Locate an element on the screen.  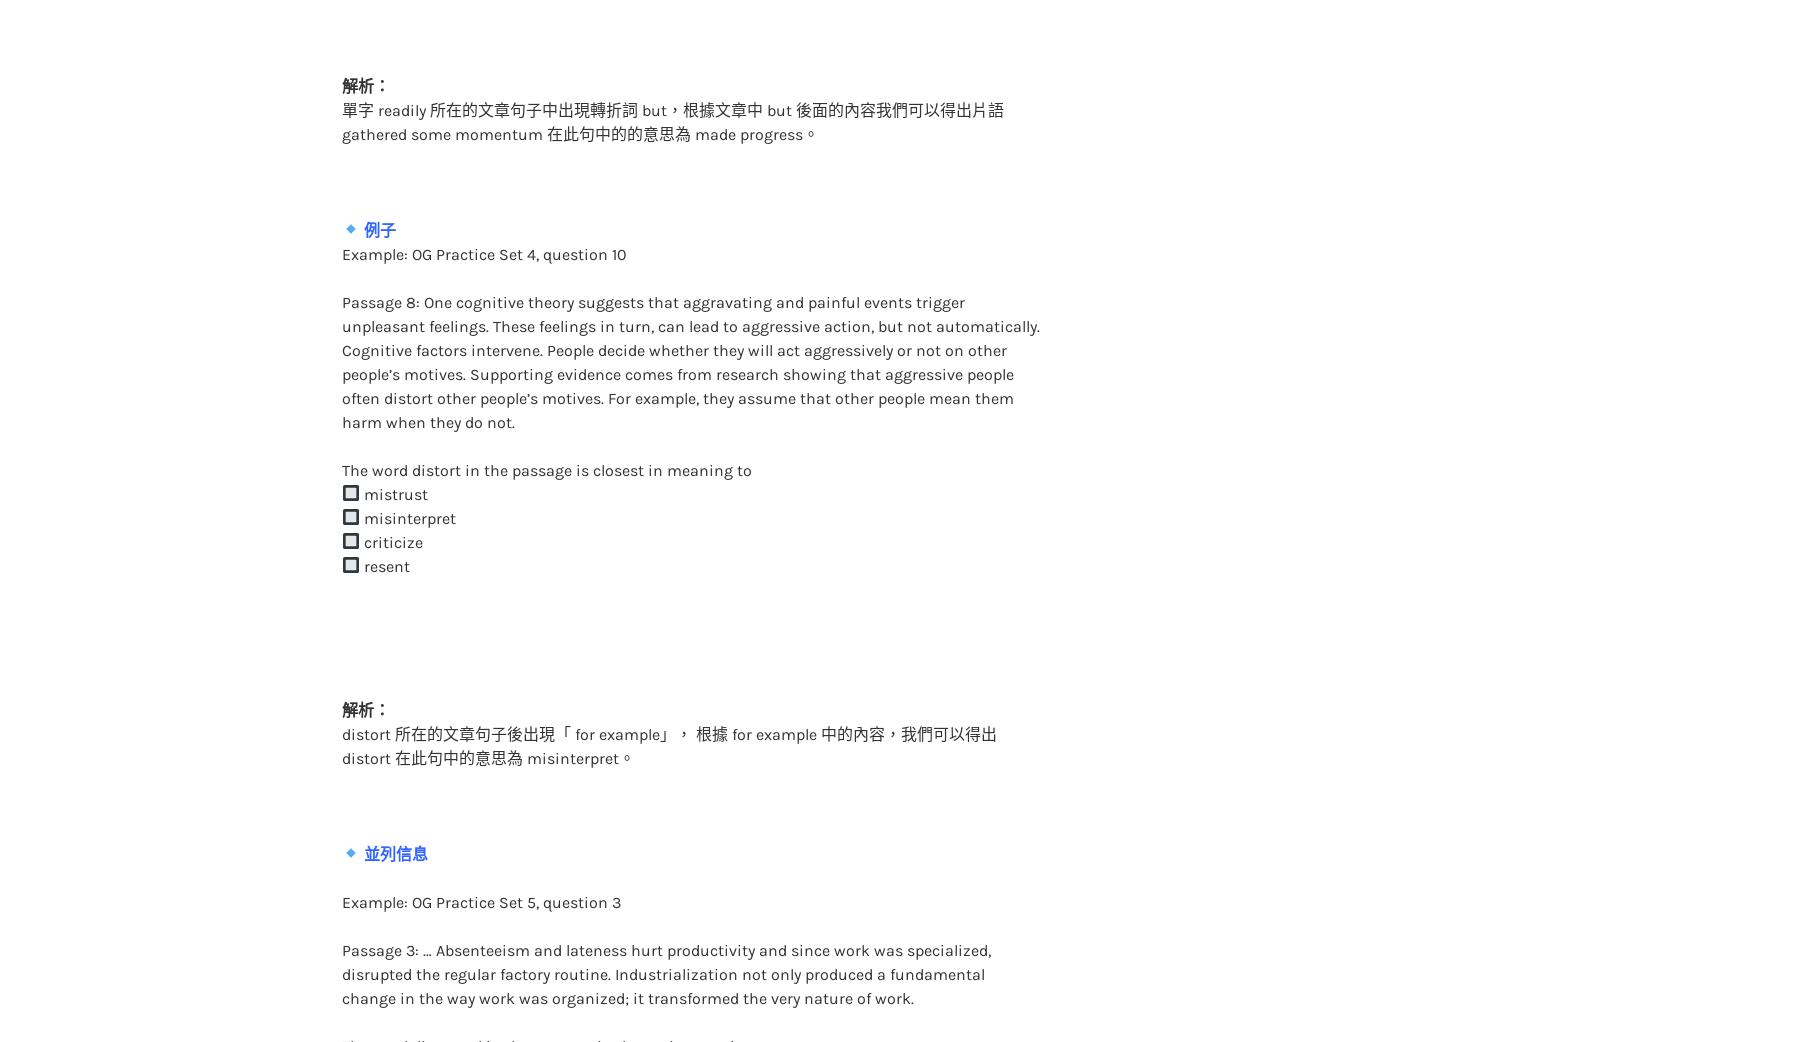
'resent' is located at coordinates (383, 524).